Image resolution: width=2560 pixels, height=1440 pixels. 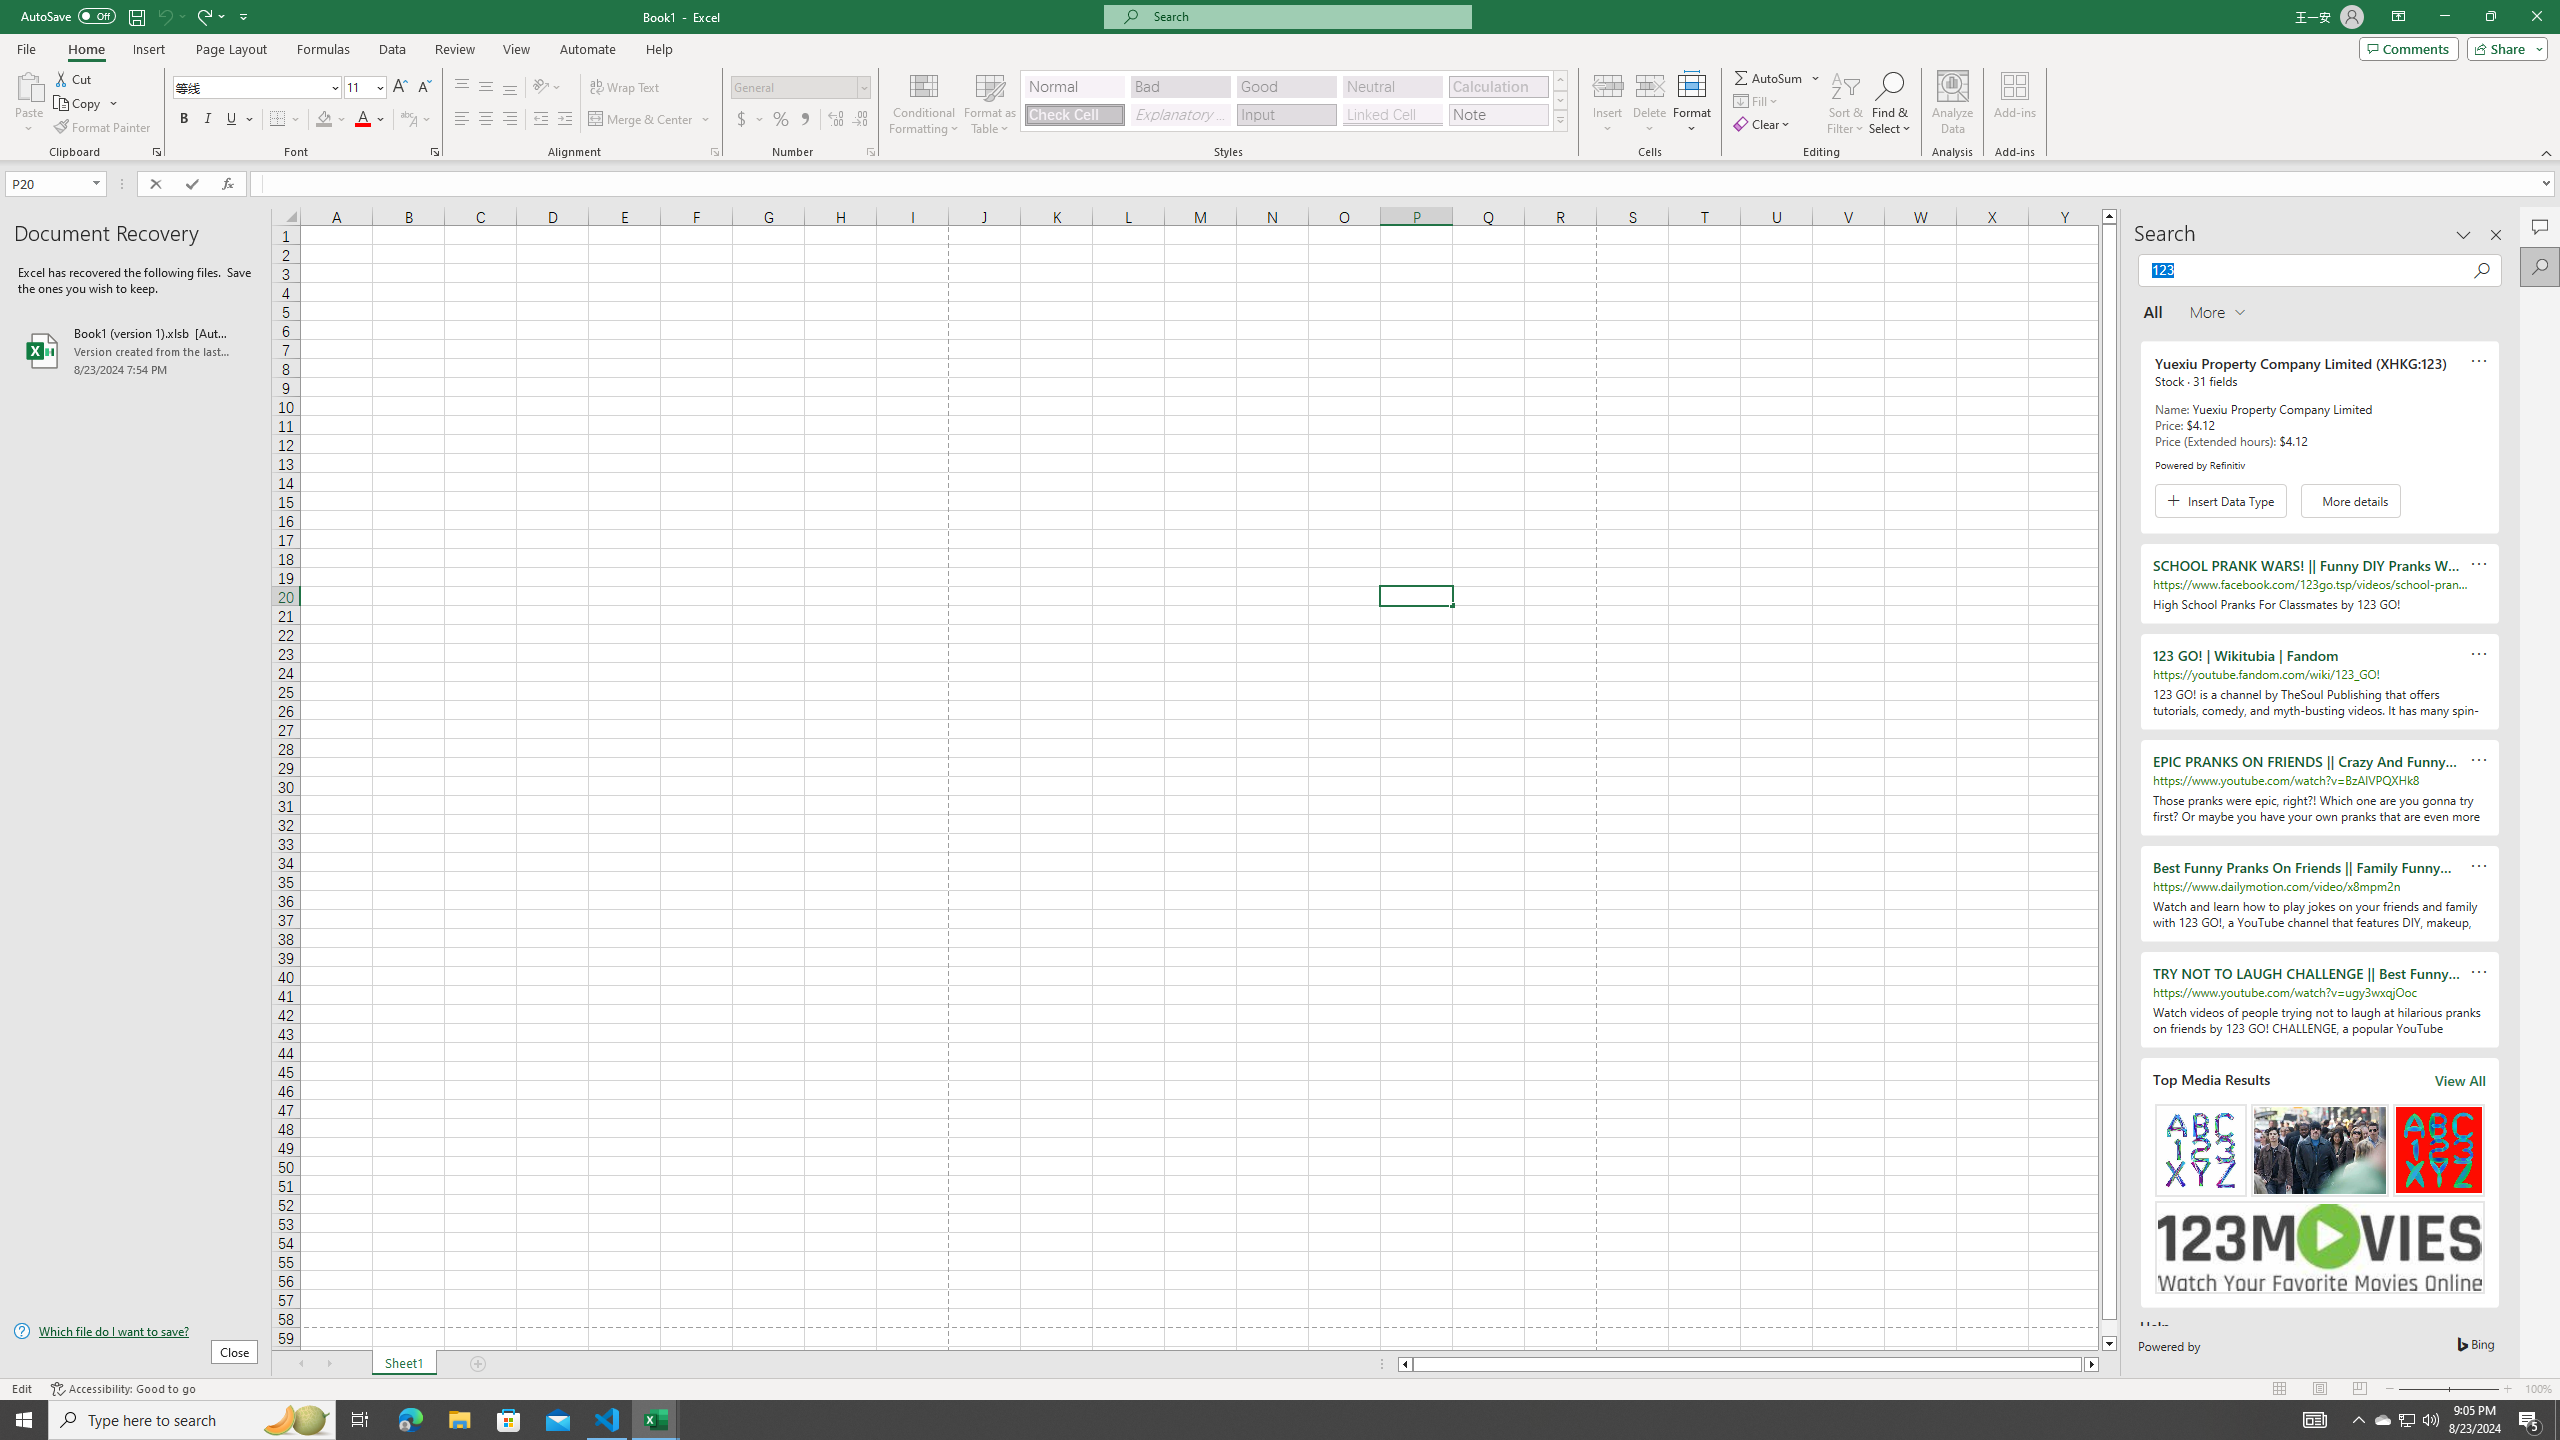 I want to click on 'Row Down', so click(x=1560, y=99).